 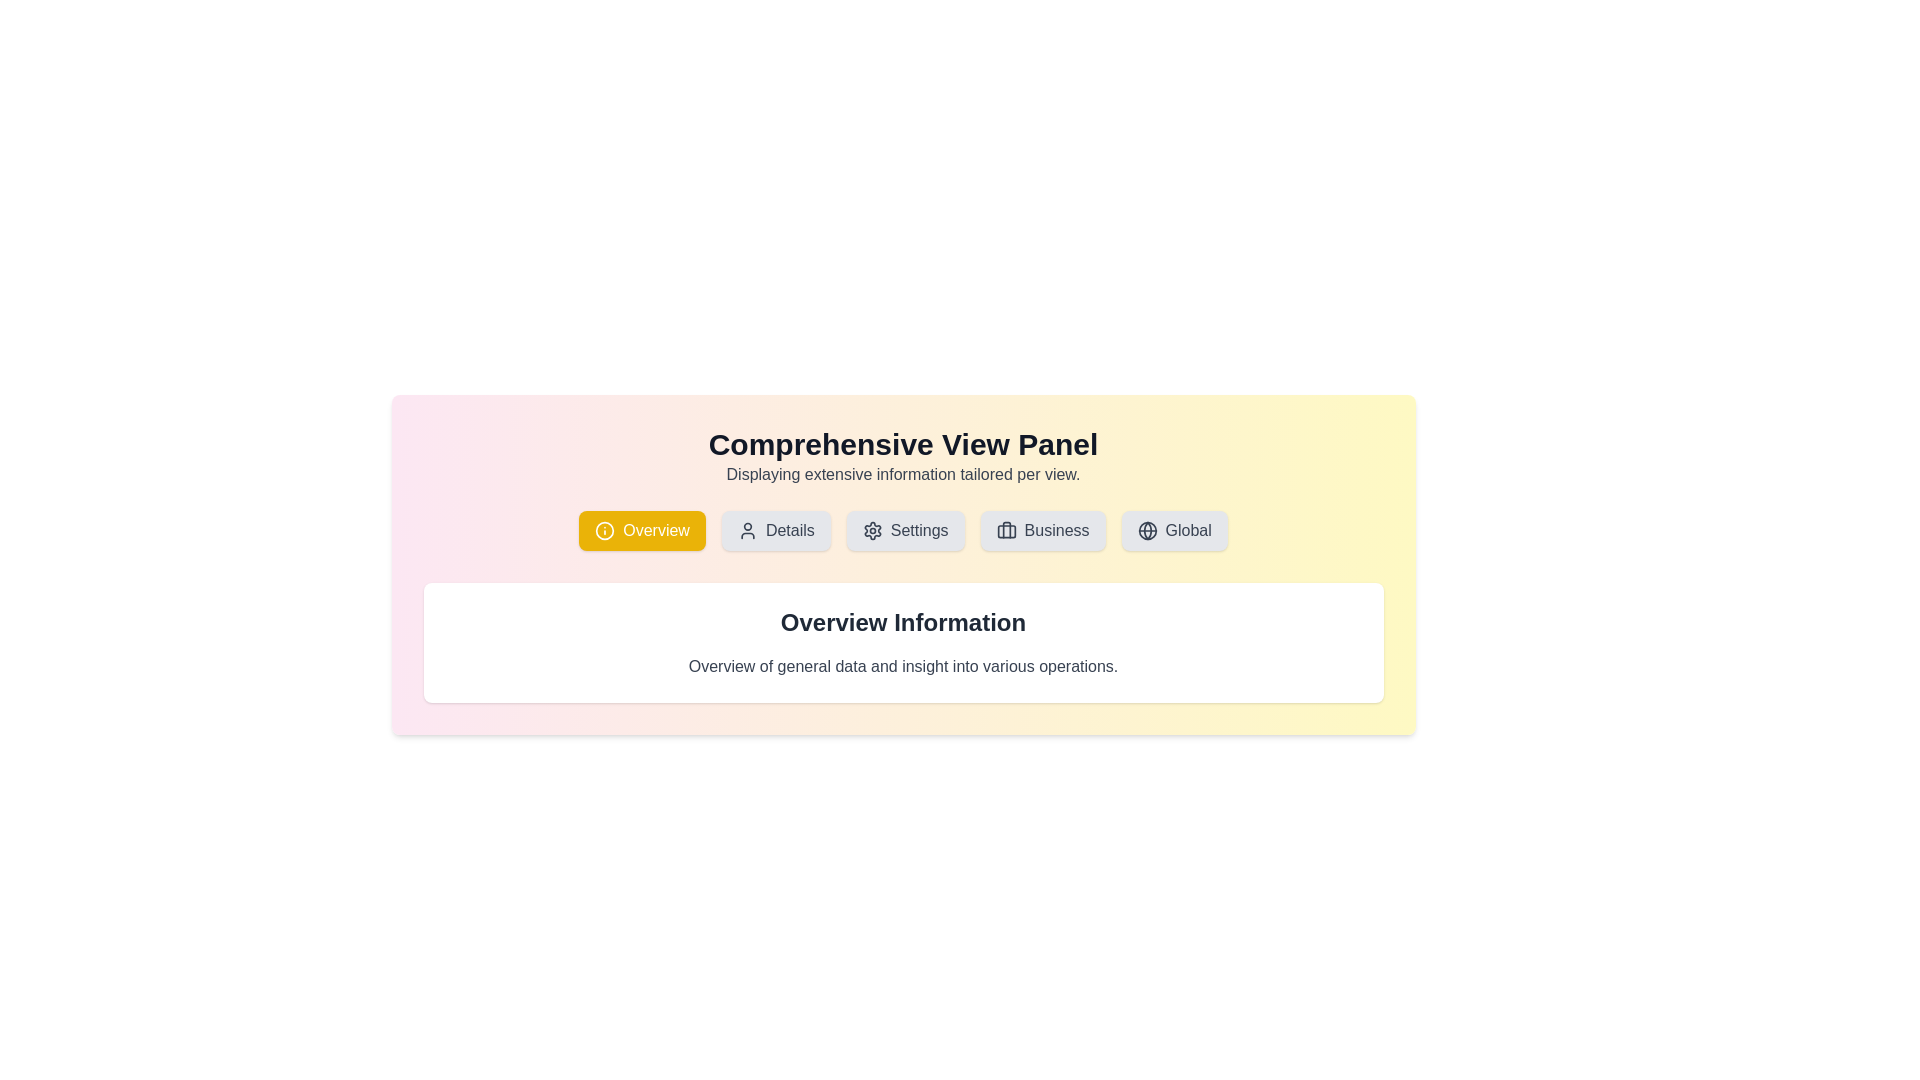 I want to click on the 'Global' text label, which is styled in dark gray and is part of a button group in the top-right corner of the panel, located to the right of a globe icon, so click(x=1188, y=530).